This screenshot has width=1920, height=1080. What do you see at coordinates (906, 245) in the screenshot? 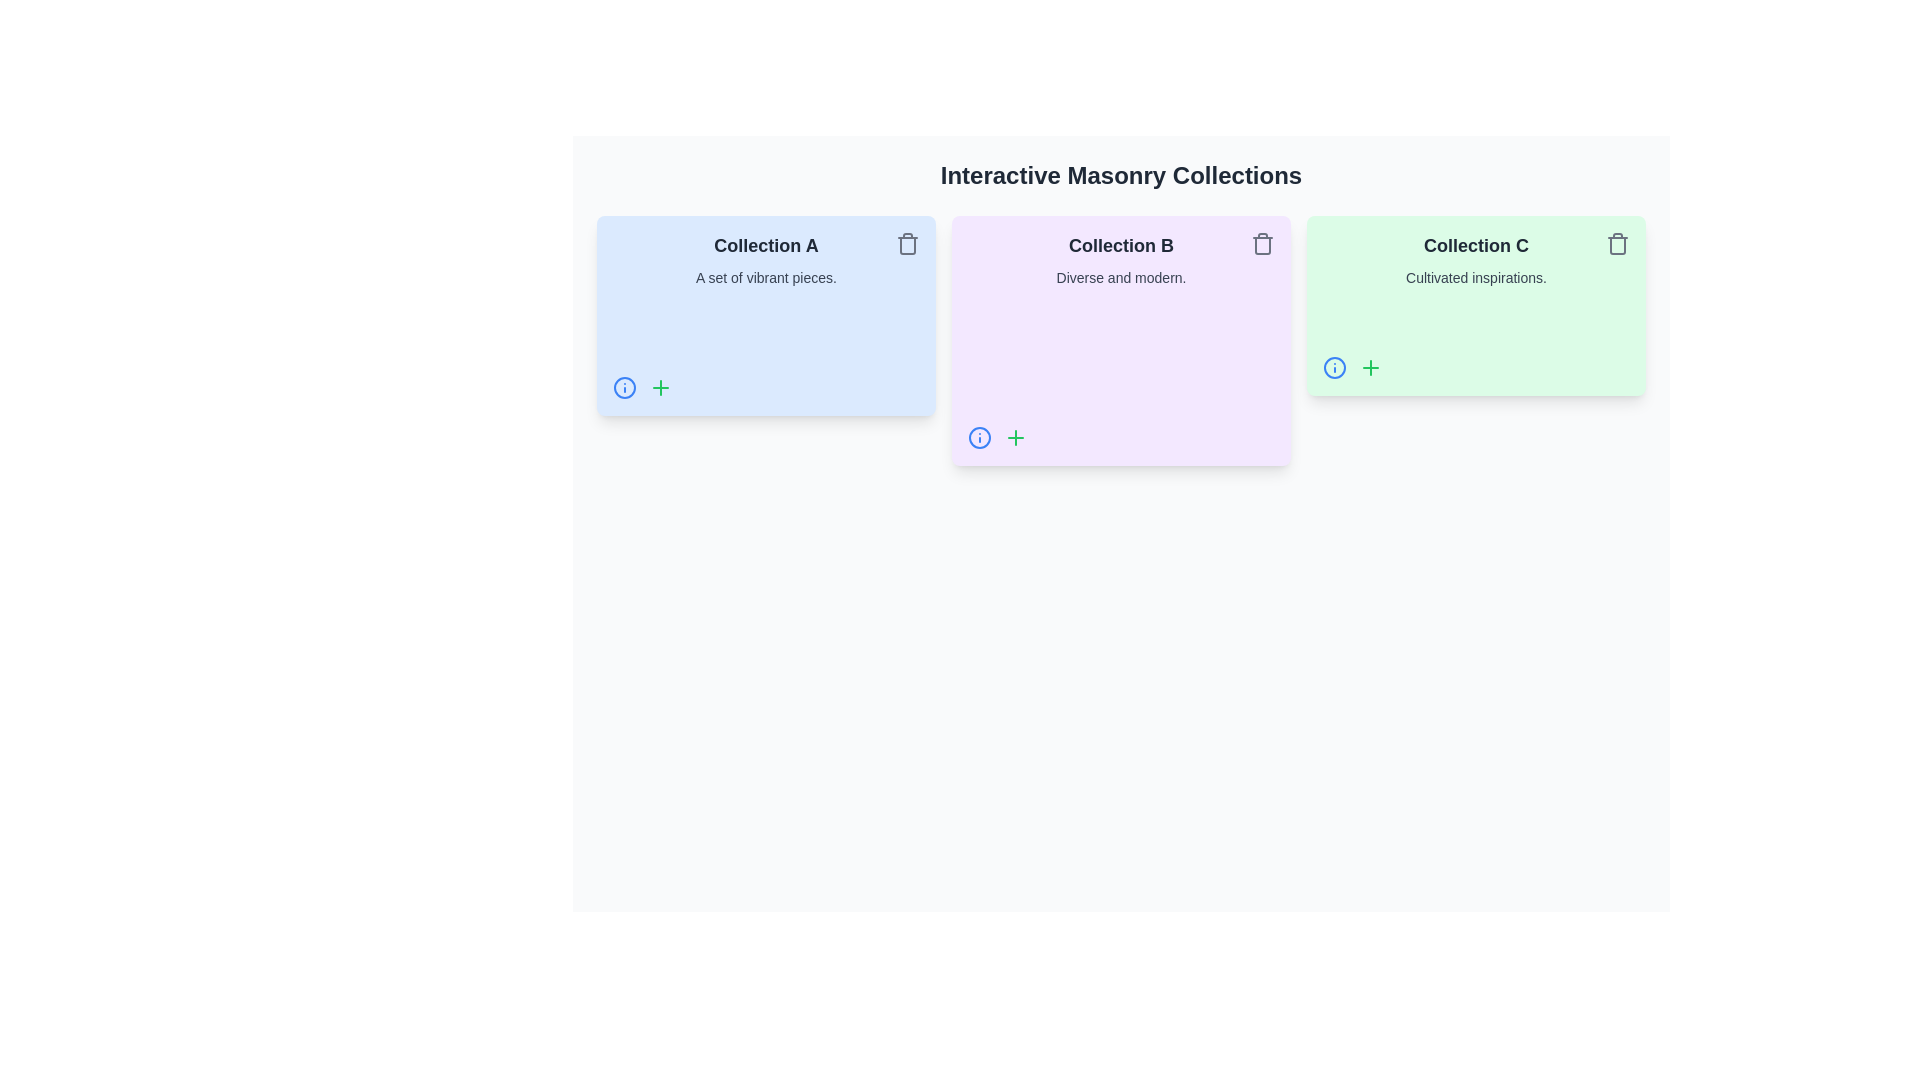
I see `the trash bin icon located at the upper-right corner of the card labeled 'Collection A'` at bounding box center [906, 245].